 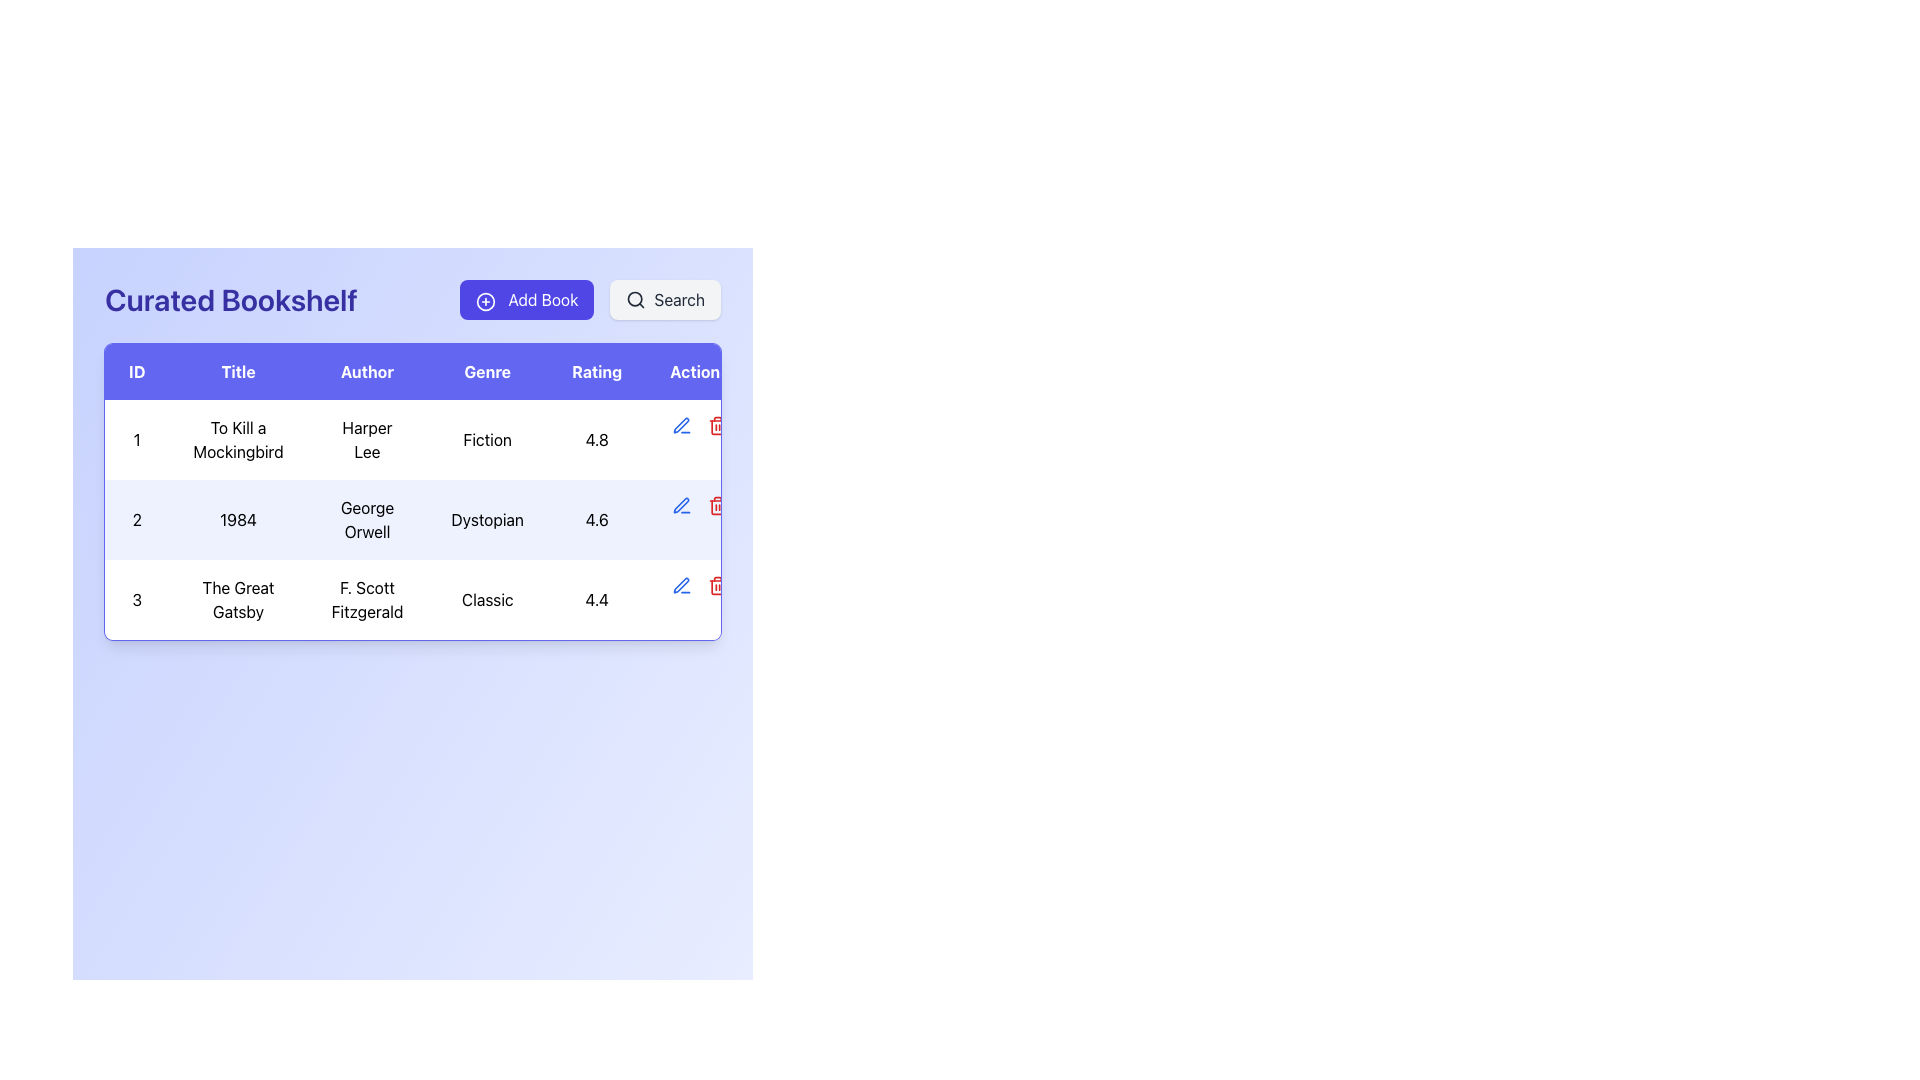 I want to click on the static text label indicating the title of the book located in the second row of the table under the 'Title' column, positioned between the 'ID' column and the 'Author' column, so click(x=238, y=519).